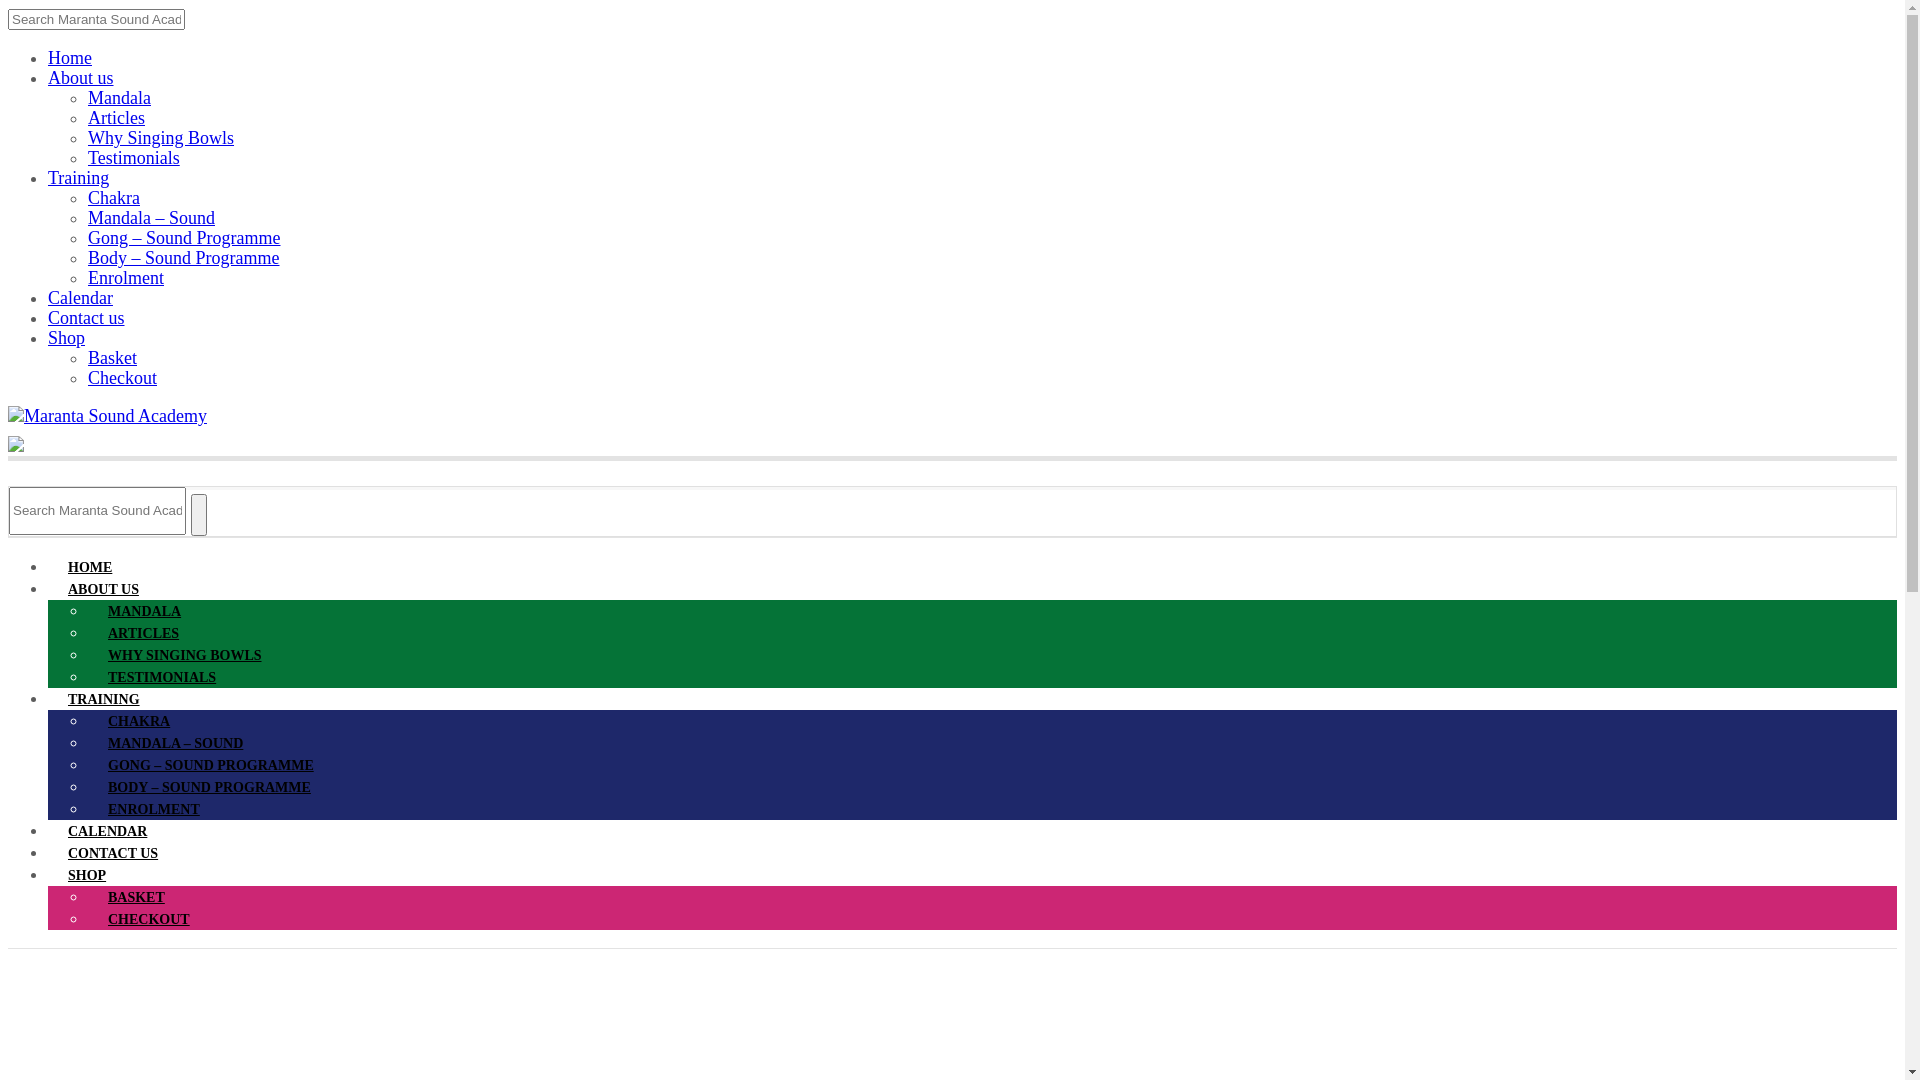 This screenshot has height=1080, width=1920. What do you see at coordinates (121, 378) in the screenshot?
I see `'Checkout'` at bounding box center [121, 378].